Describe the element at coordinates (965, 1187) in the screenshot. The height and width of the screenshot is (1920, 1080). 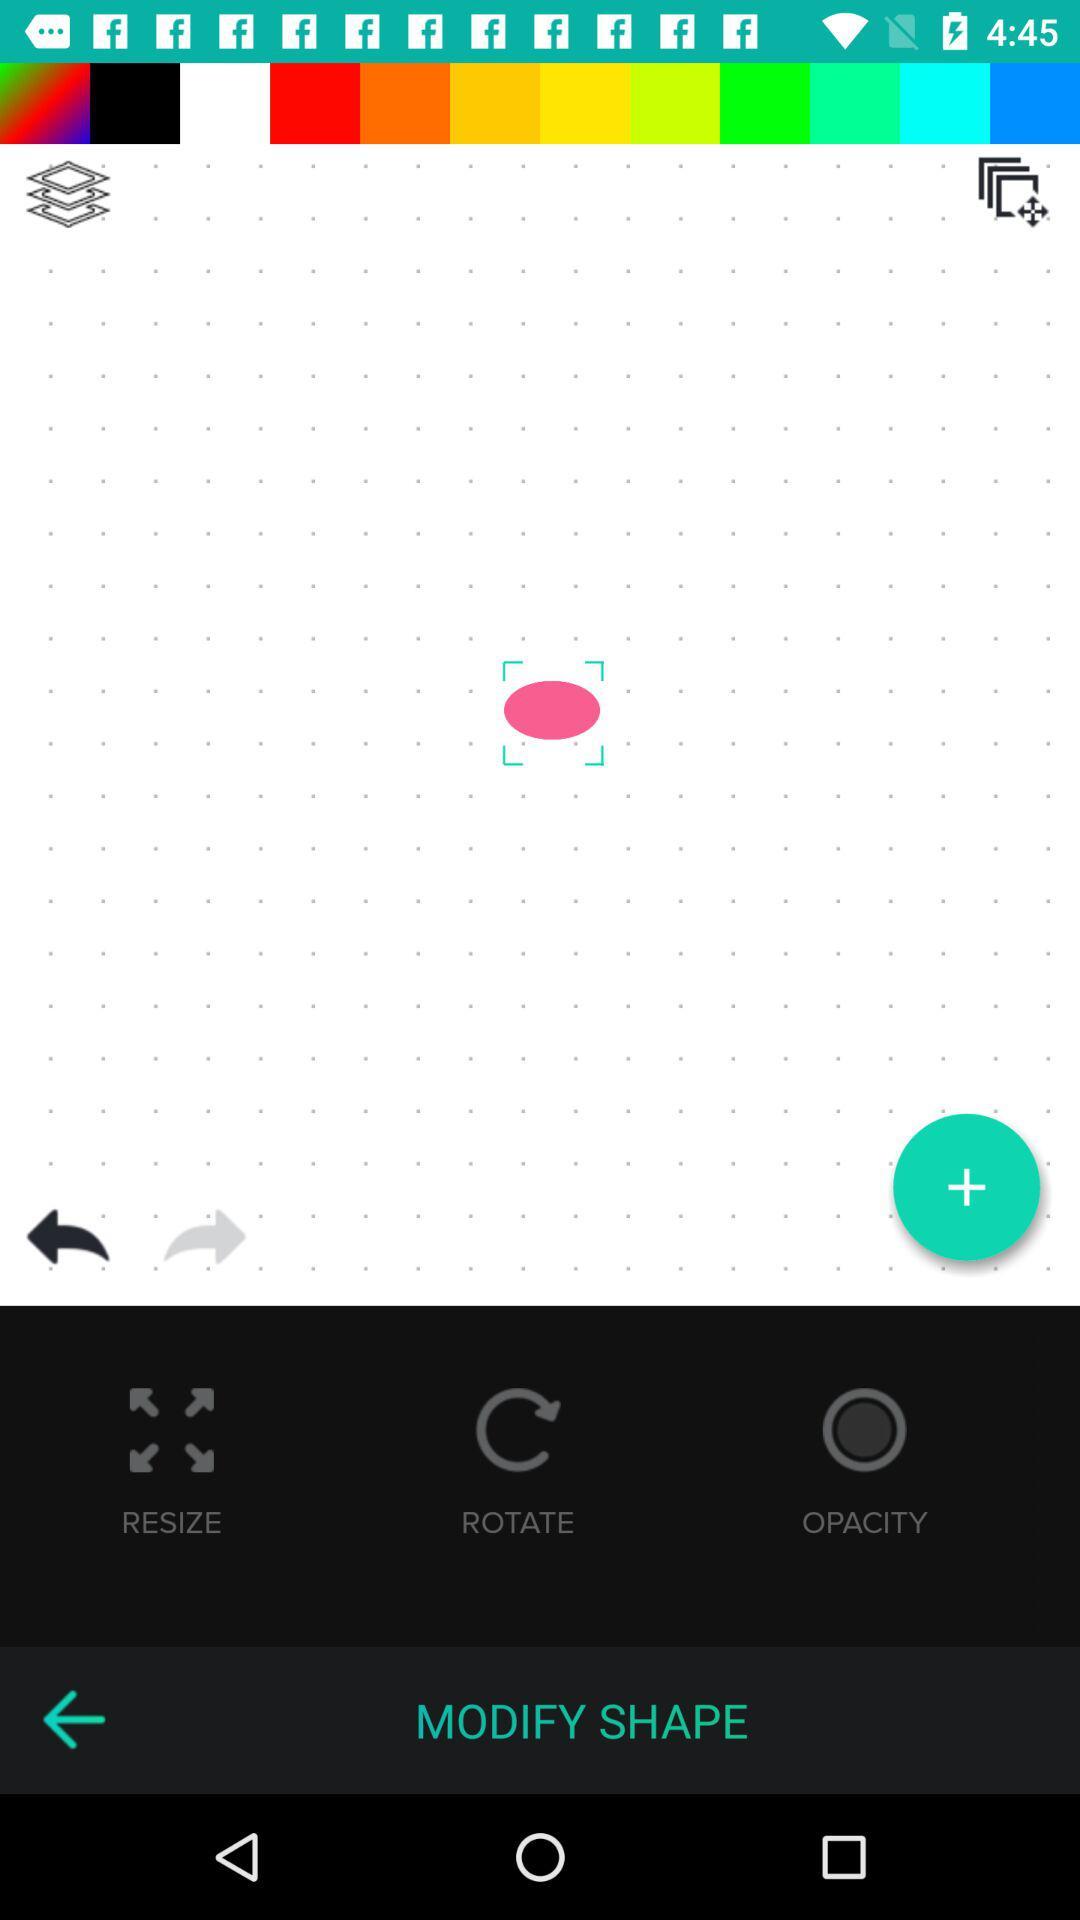
I see `see more options button` at that location.